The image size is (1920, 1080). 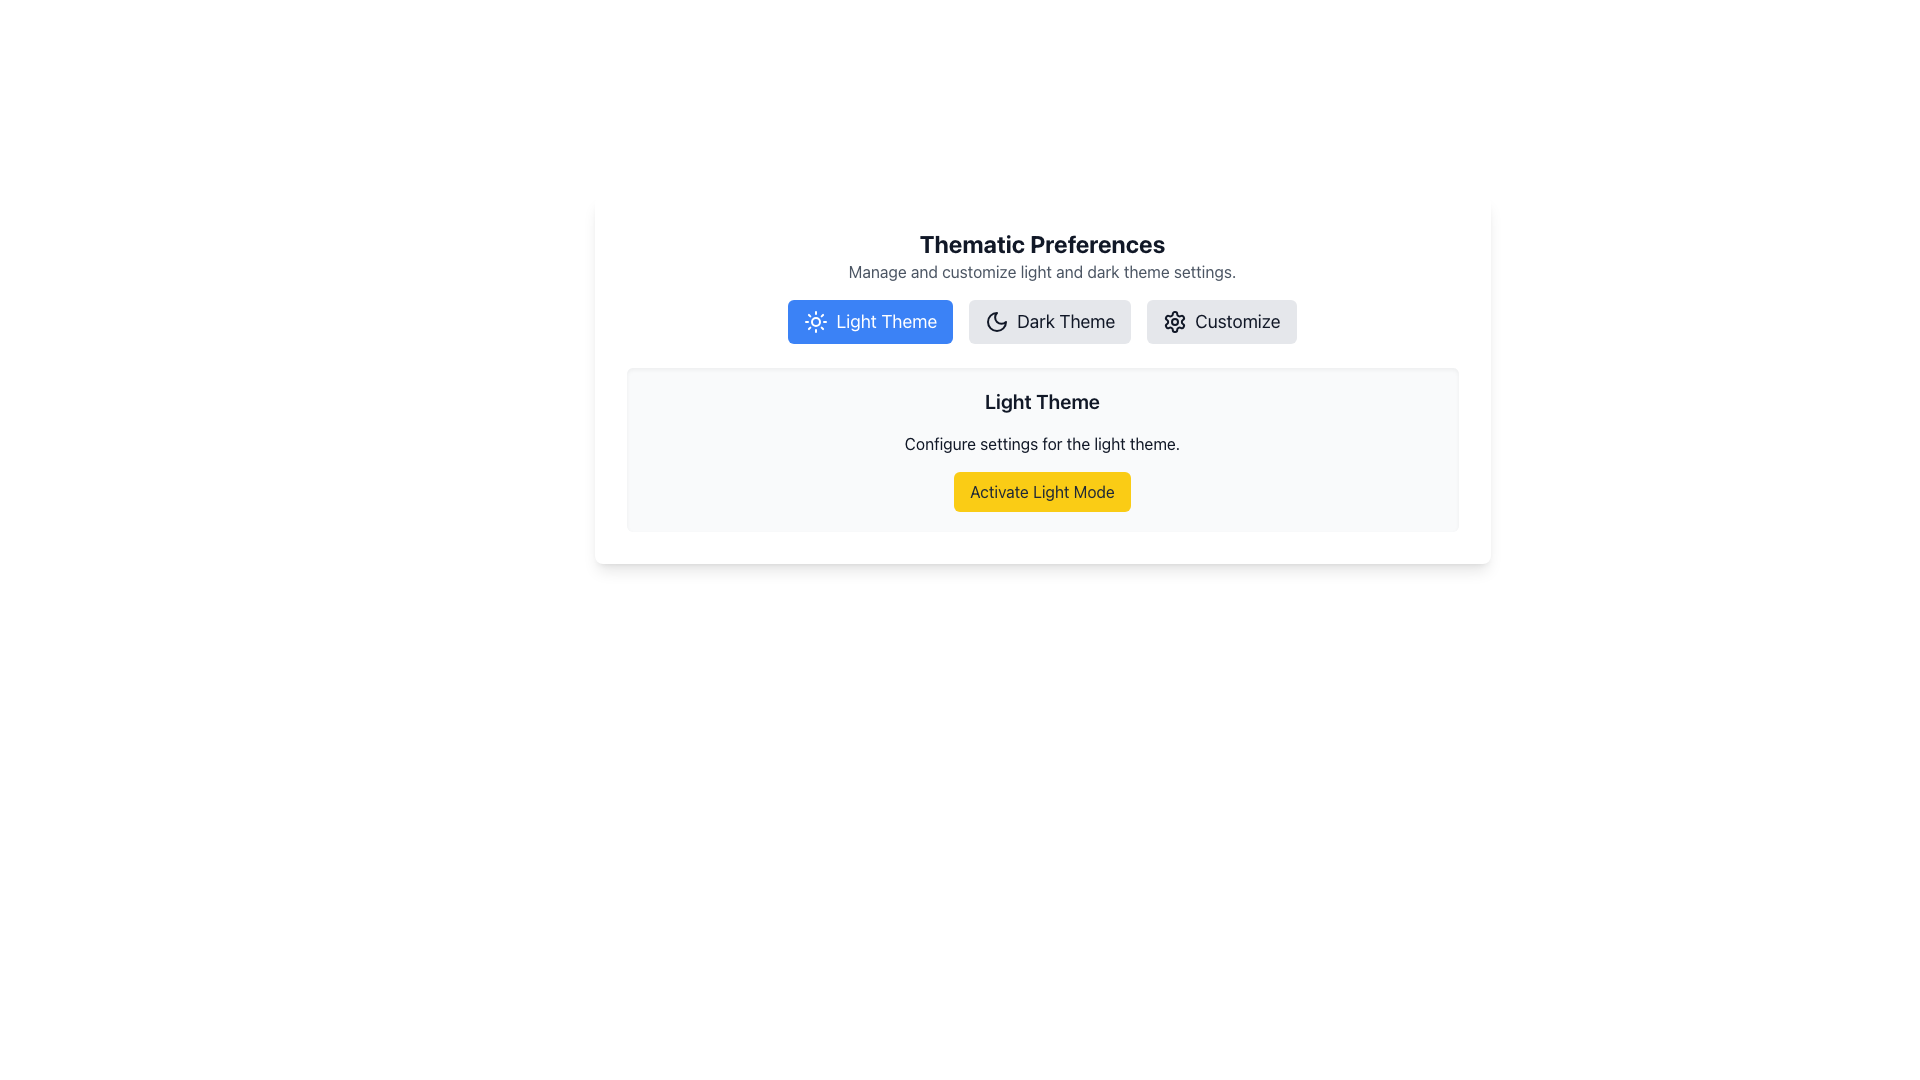 I want to click on the 'Customize' button which contains the icon for opening settings or customization options located to the right of the 'Dark Theme' button and to the left of the text label 'Customize', so click(x=1175, y=320).